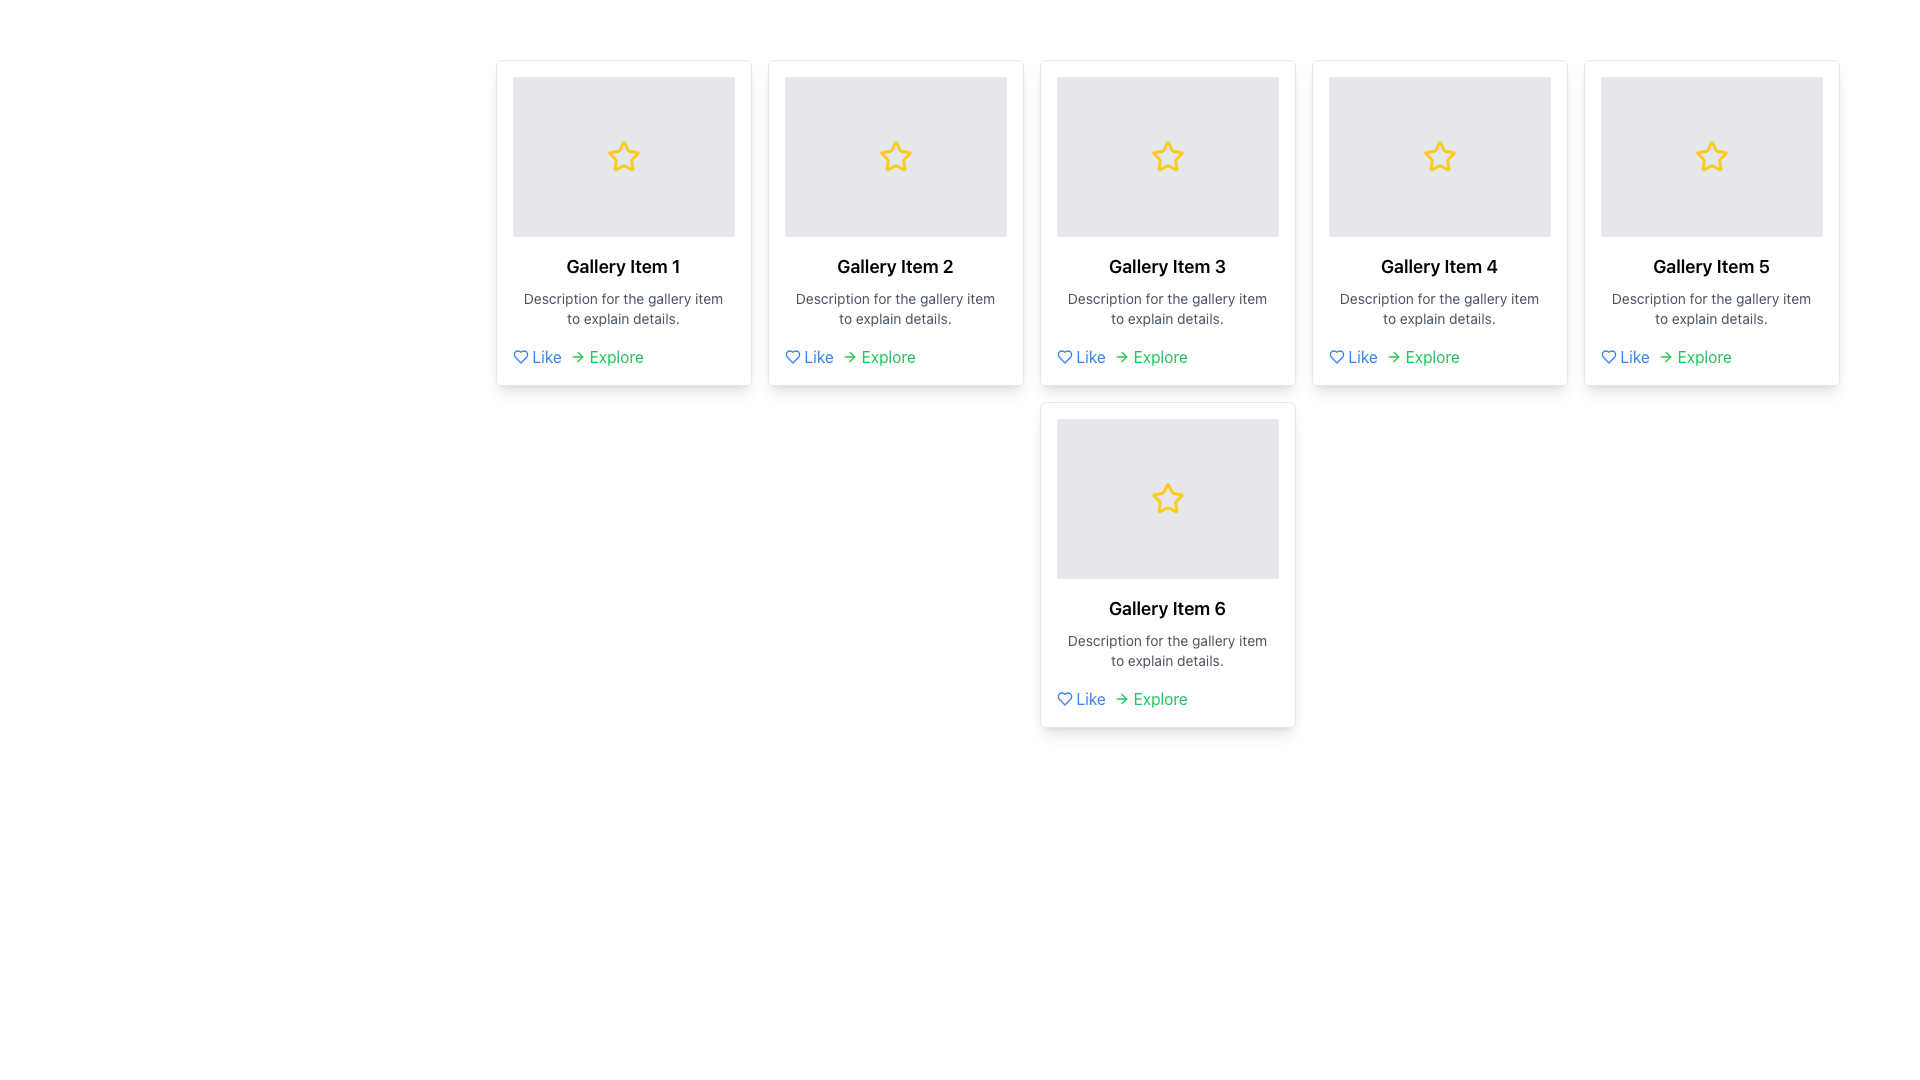  I want to click on the Text group located towards the center bottom of the second card in the first row, directly below the yellow-star icon, so click(894, 290).